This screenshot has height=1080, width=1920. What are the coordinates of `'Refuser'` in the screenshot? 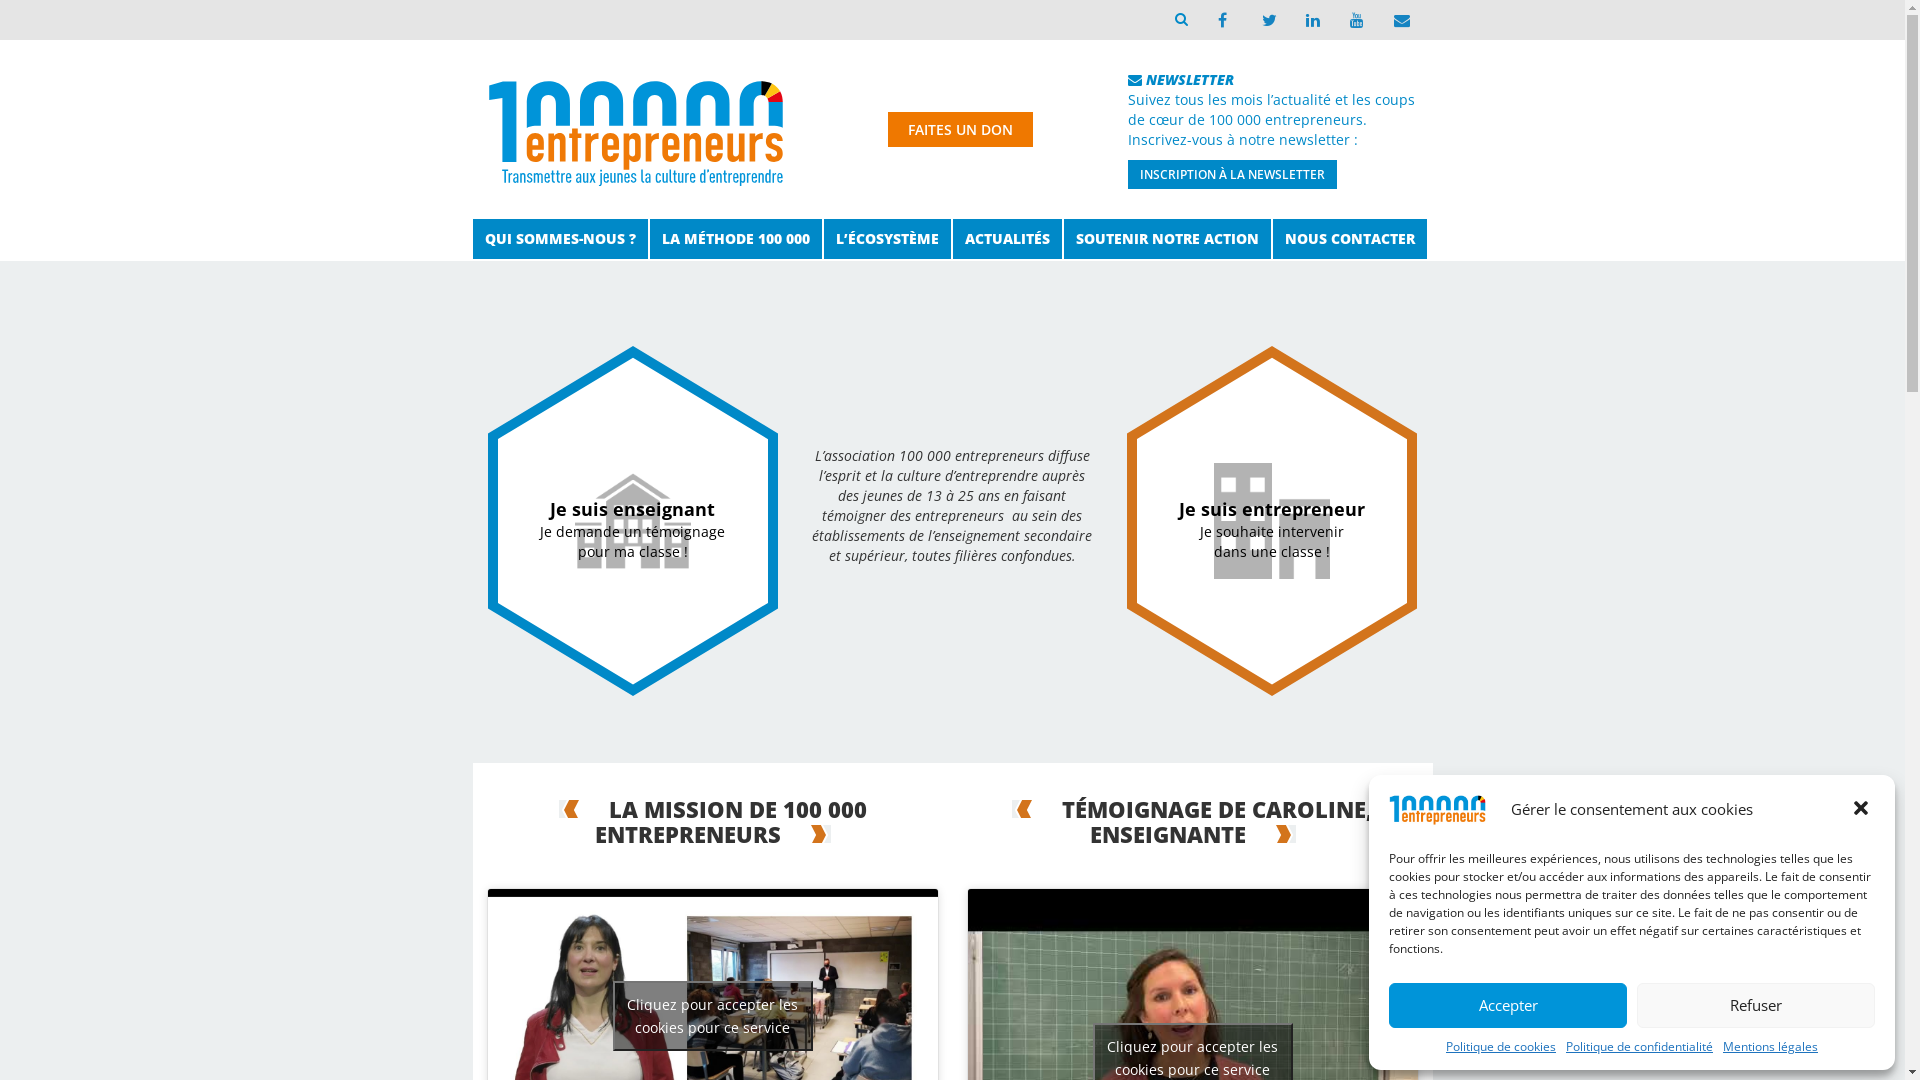 It's located at (1755, 1005).